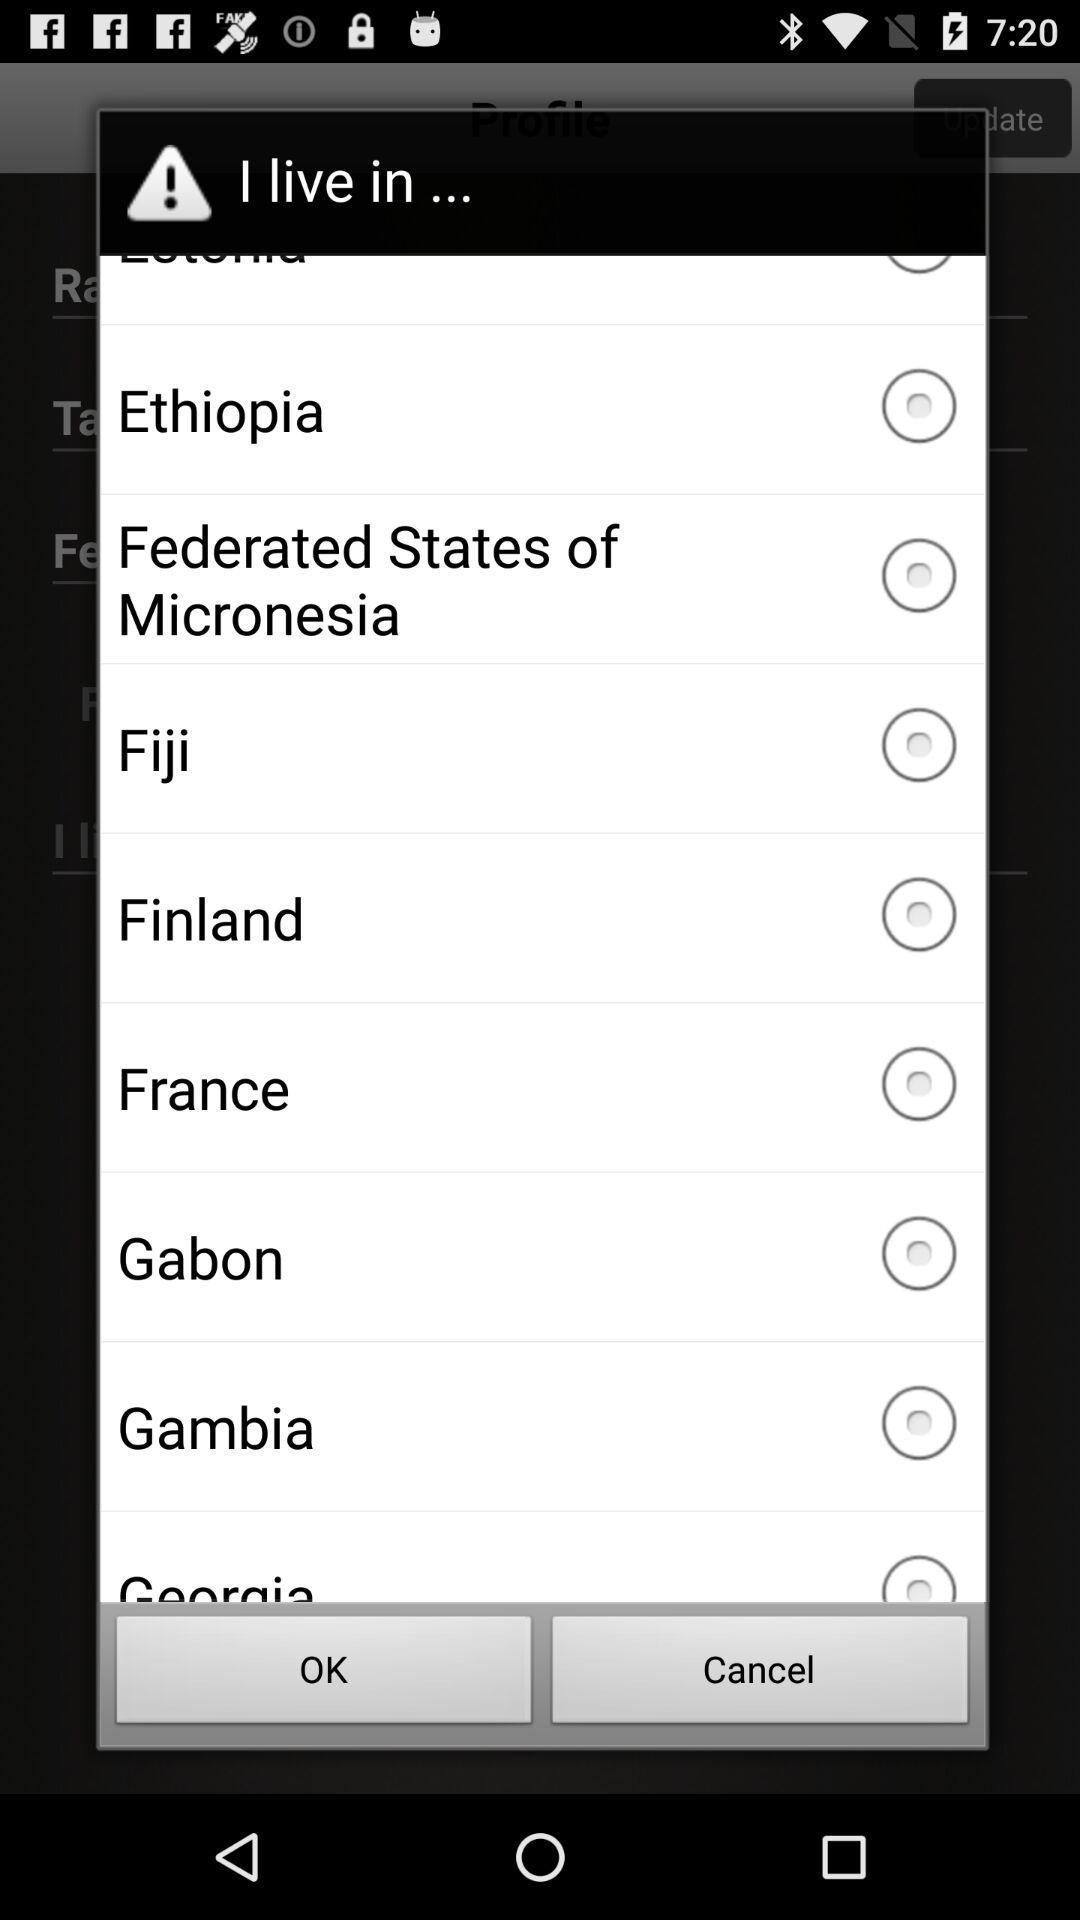  I want to click on ok button, so click(323, 1675).